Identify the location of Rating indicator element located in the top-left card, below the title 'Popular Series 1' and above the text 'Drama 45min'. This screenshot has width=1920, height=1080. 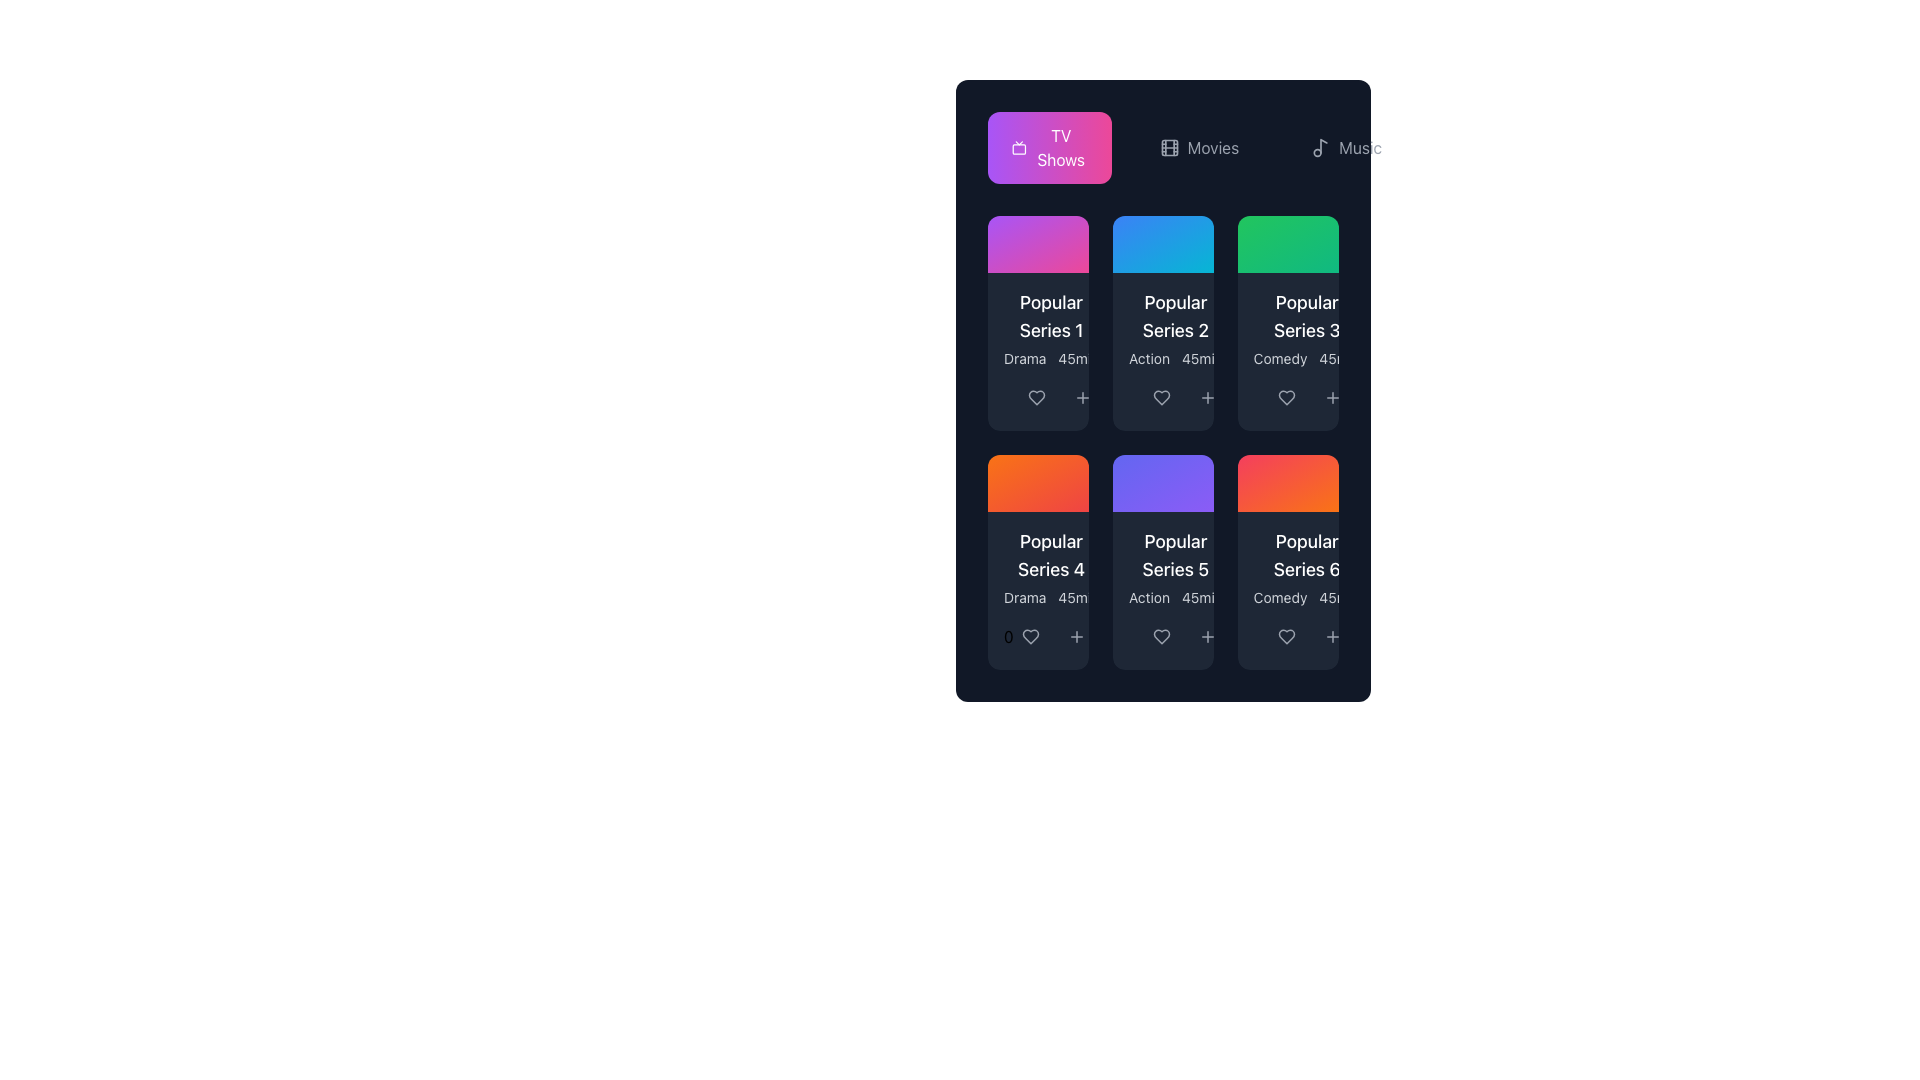
(1123, 300).